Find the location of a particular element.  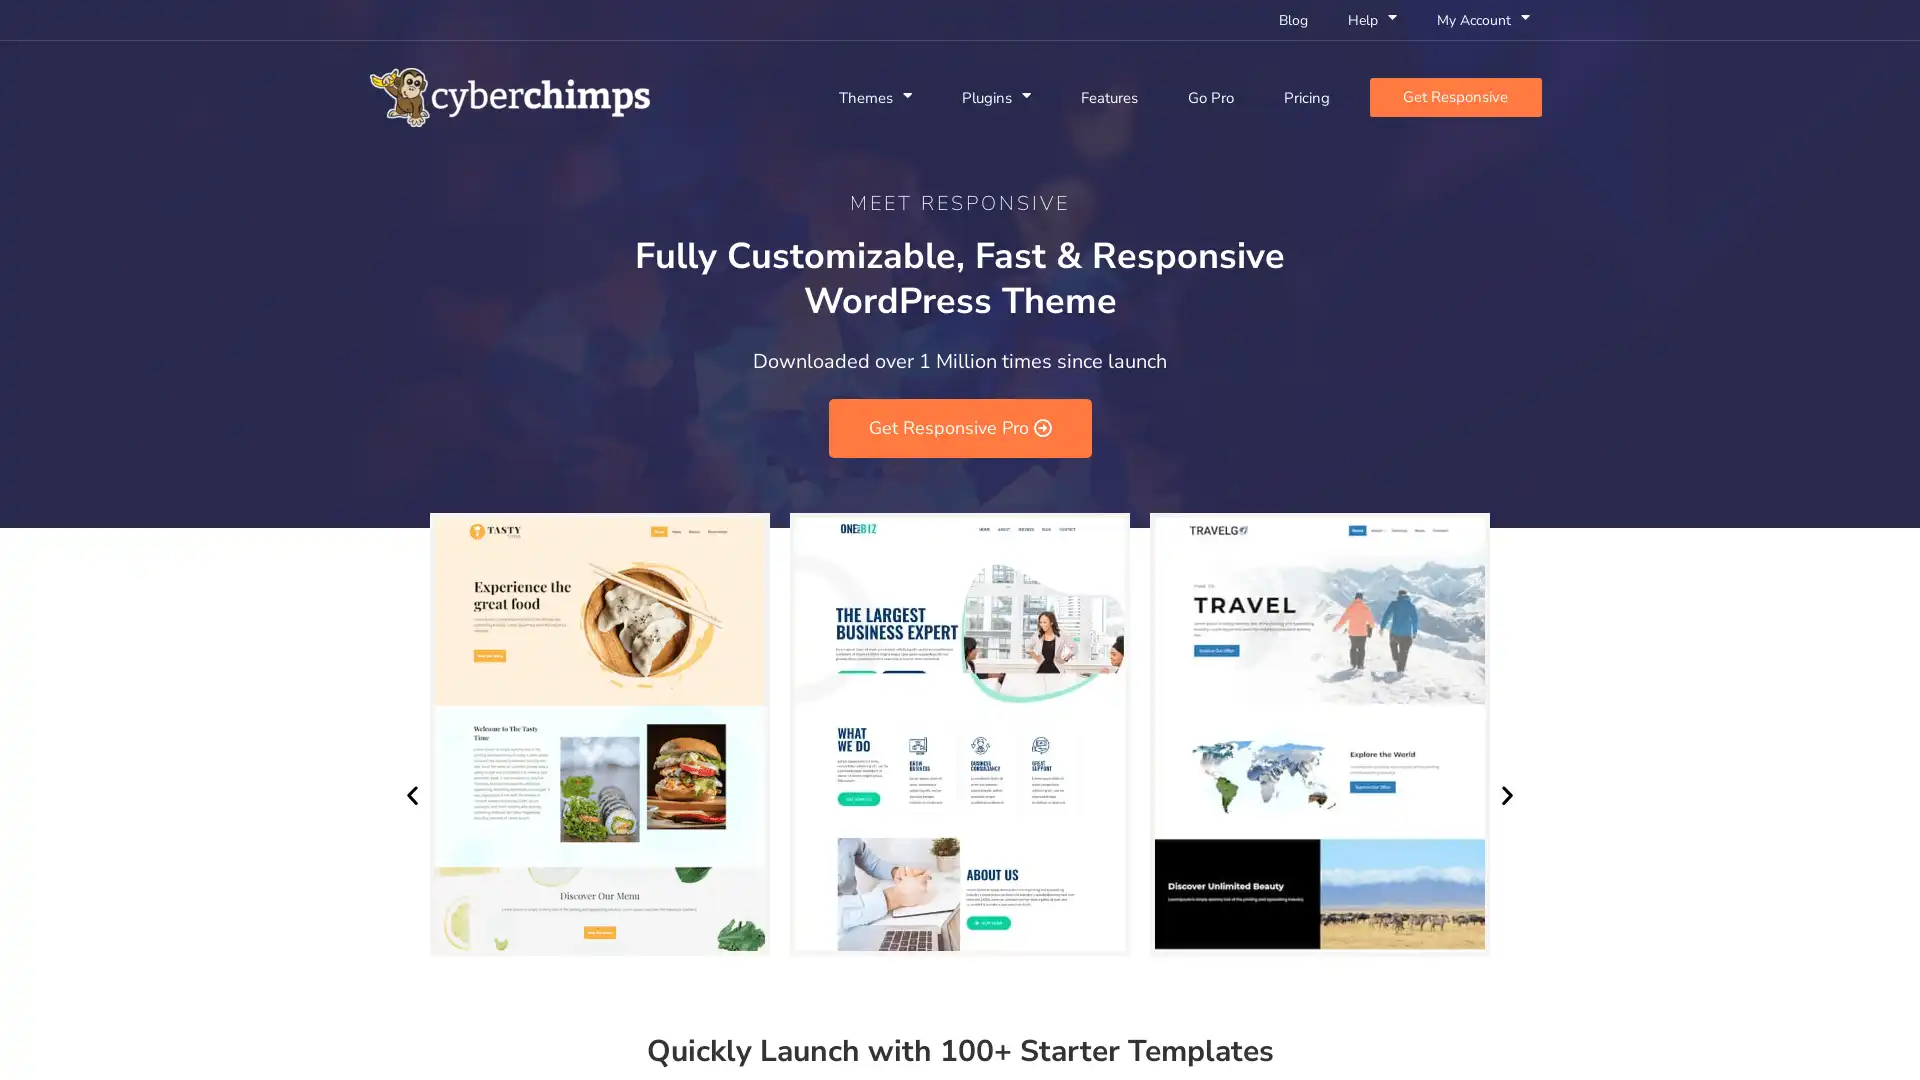

Get Responsive Pro is located at coordinates (958, 427).